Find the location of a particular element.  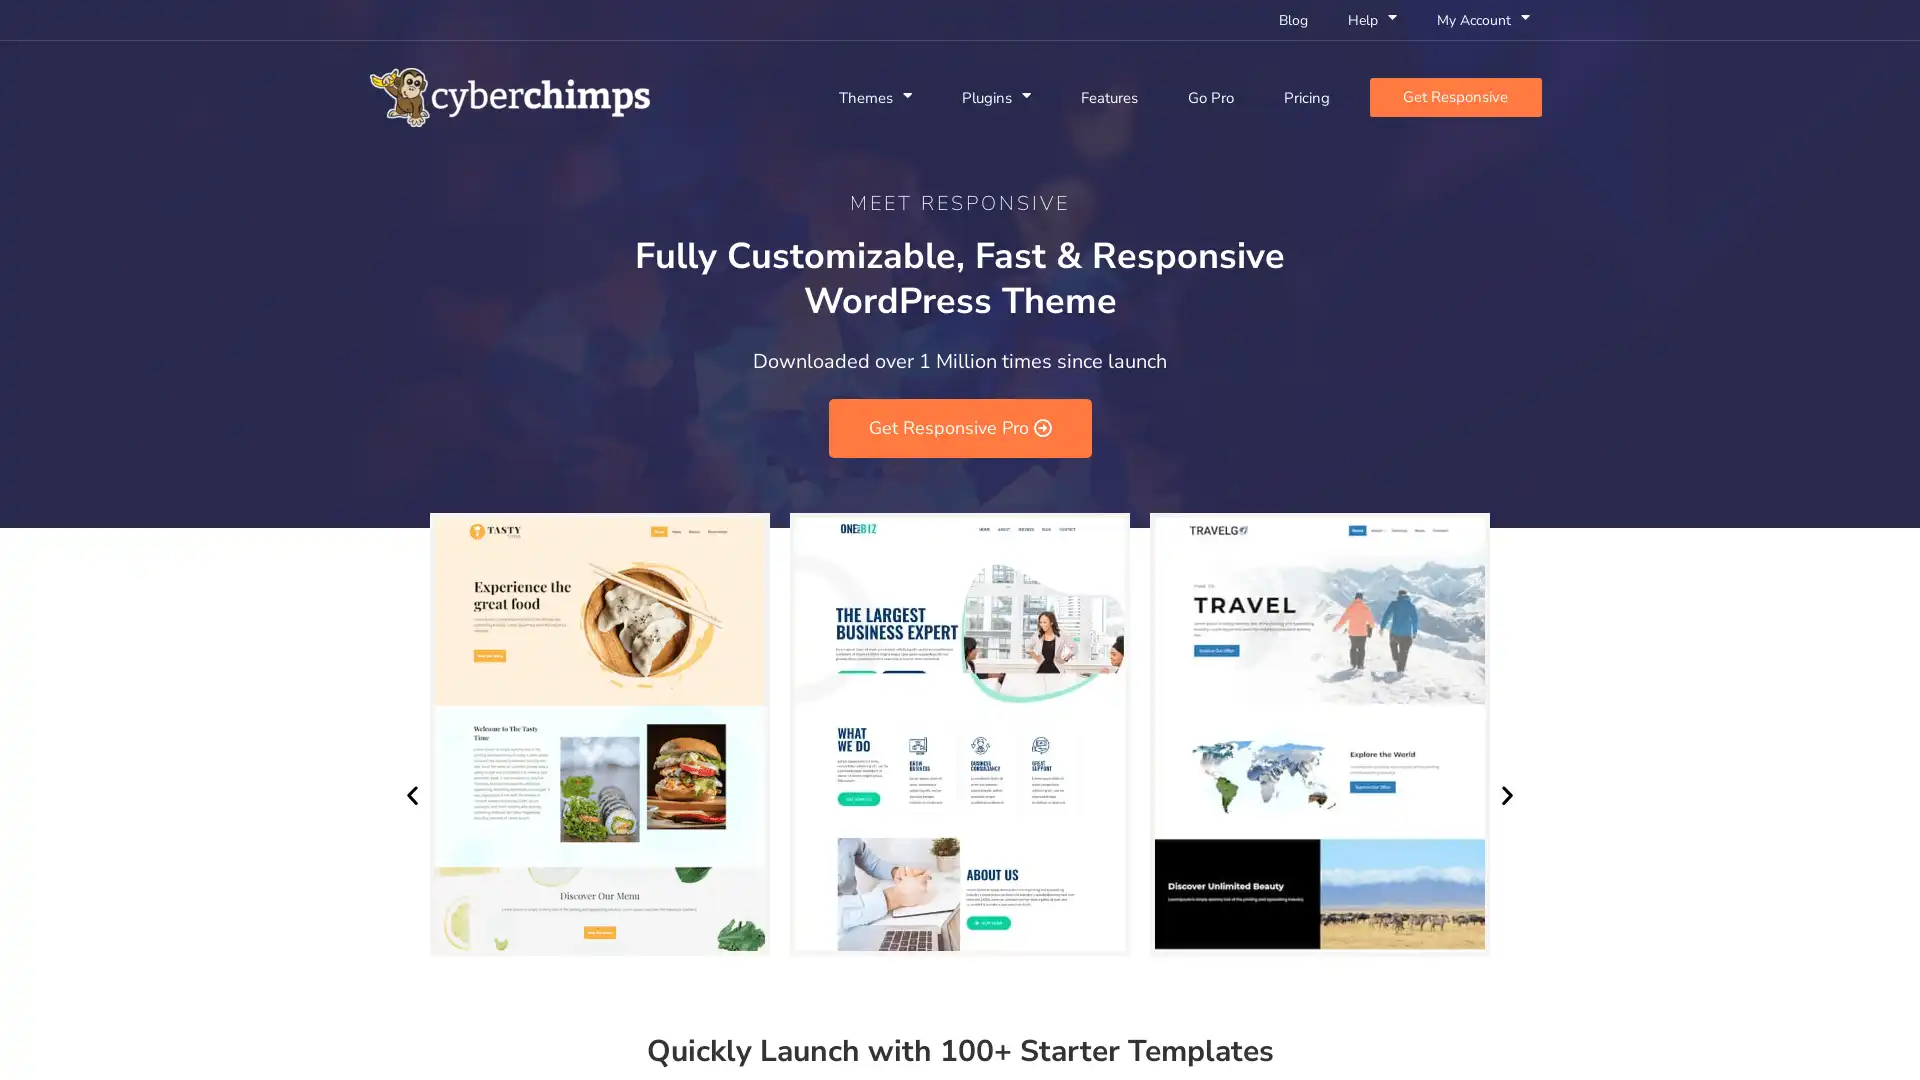

Get Responsive Pro is located at coordinates (958, 427).